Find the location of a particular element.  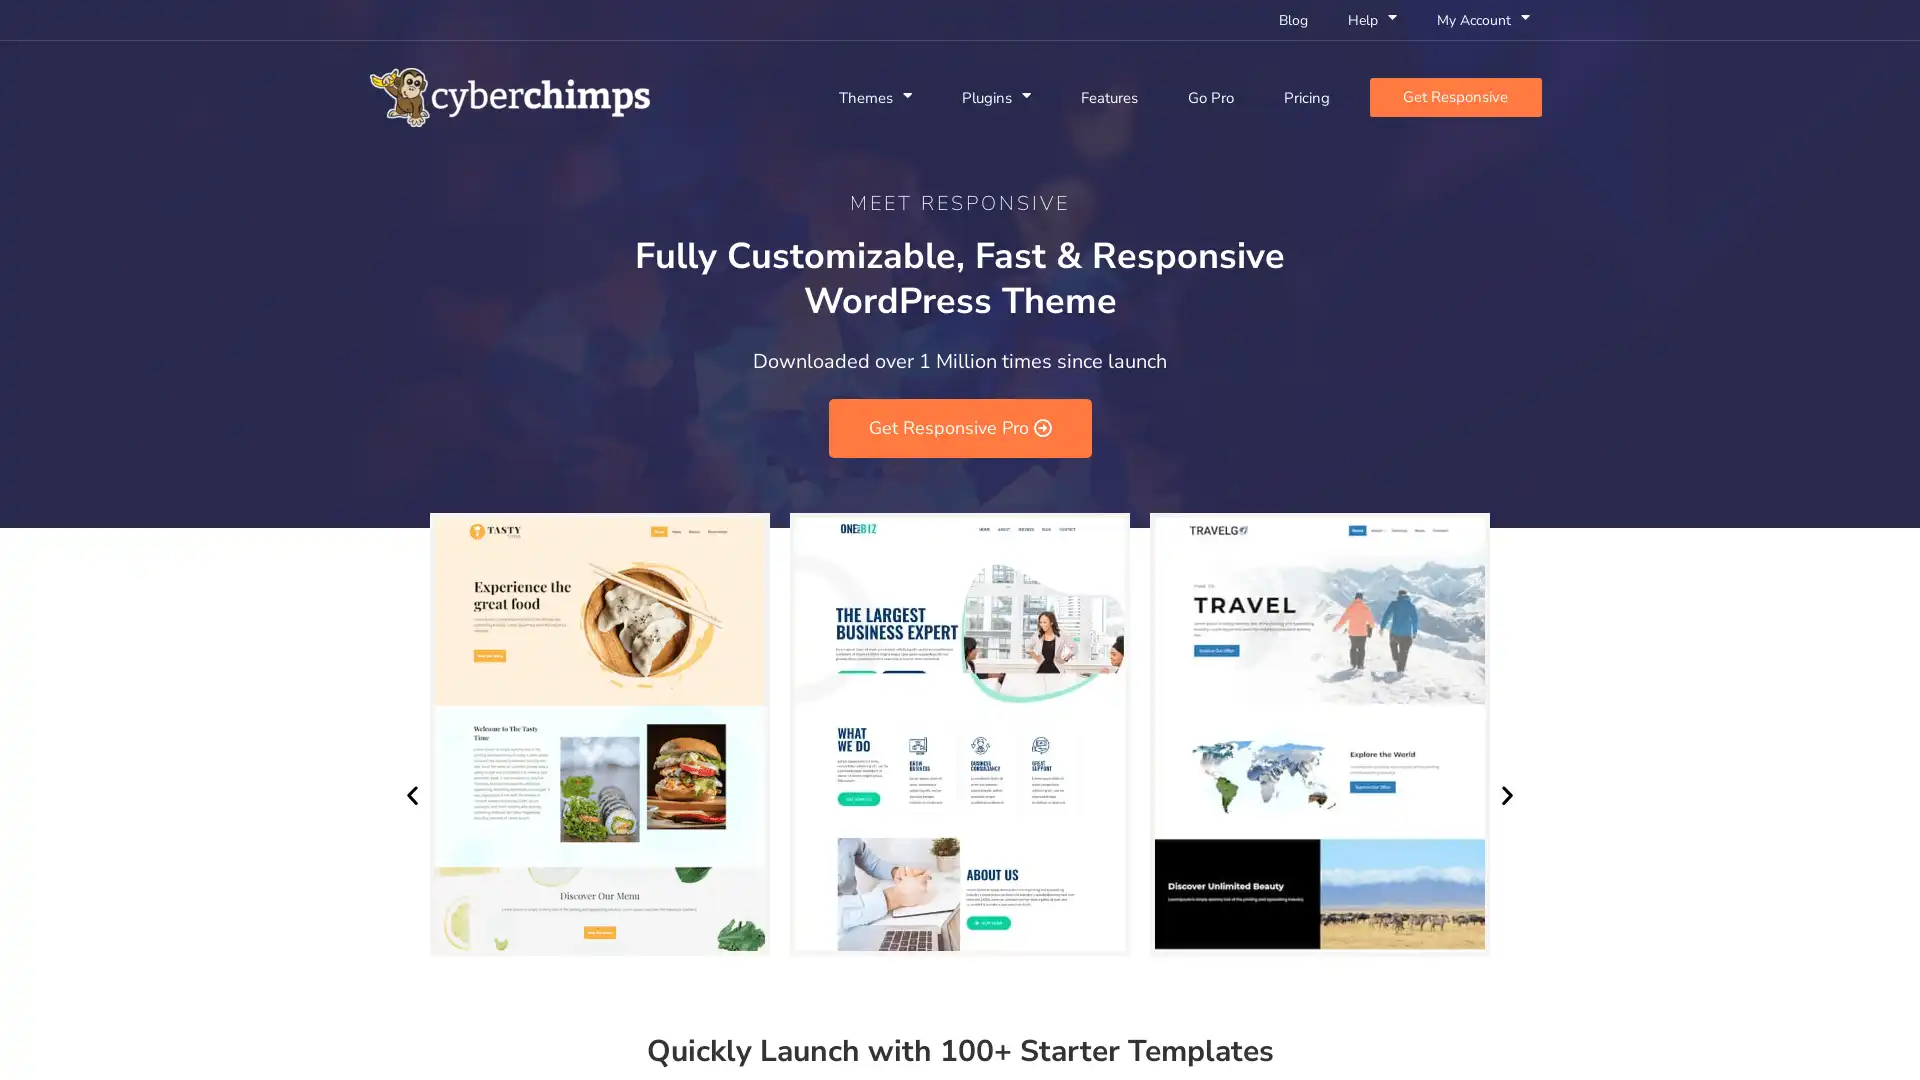

Get Responsive Pro is located at coordinates (958, 427).